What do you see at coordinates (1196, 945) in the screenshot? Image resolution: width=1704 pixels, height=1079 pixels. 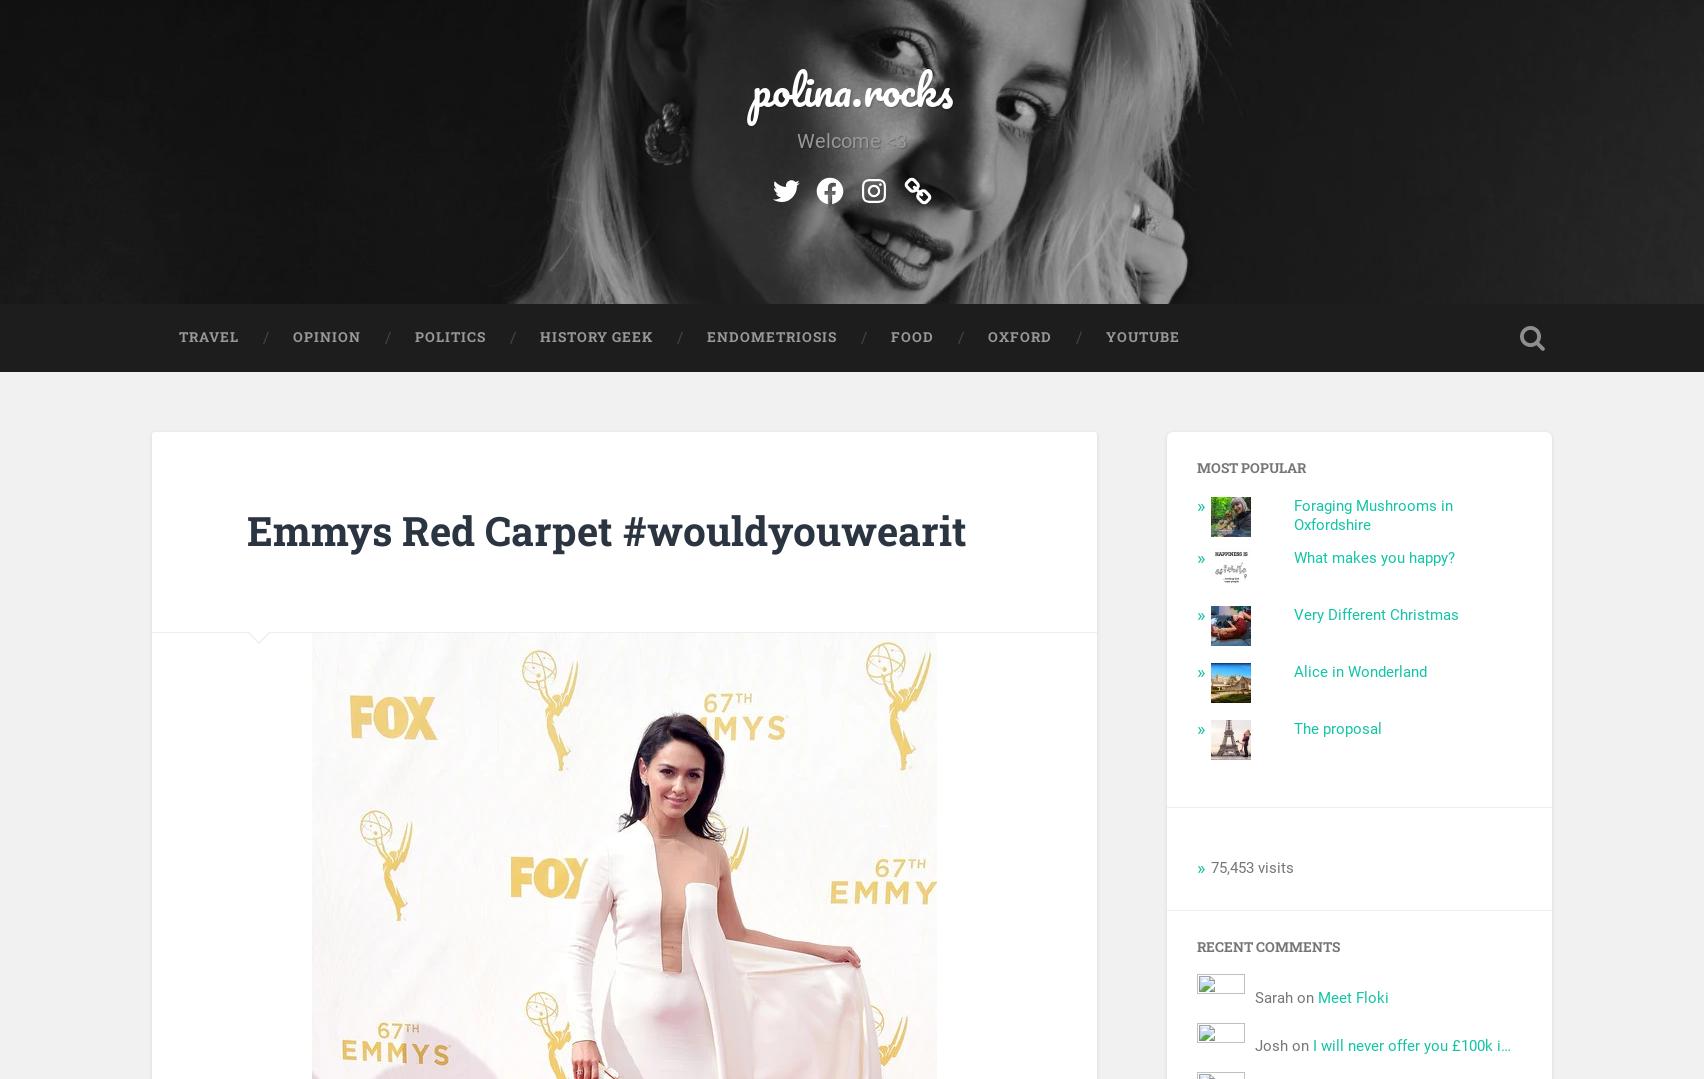 I see `'Recent Comments'` at bounding box center [1196, 945].